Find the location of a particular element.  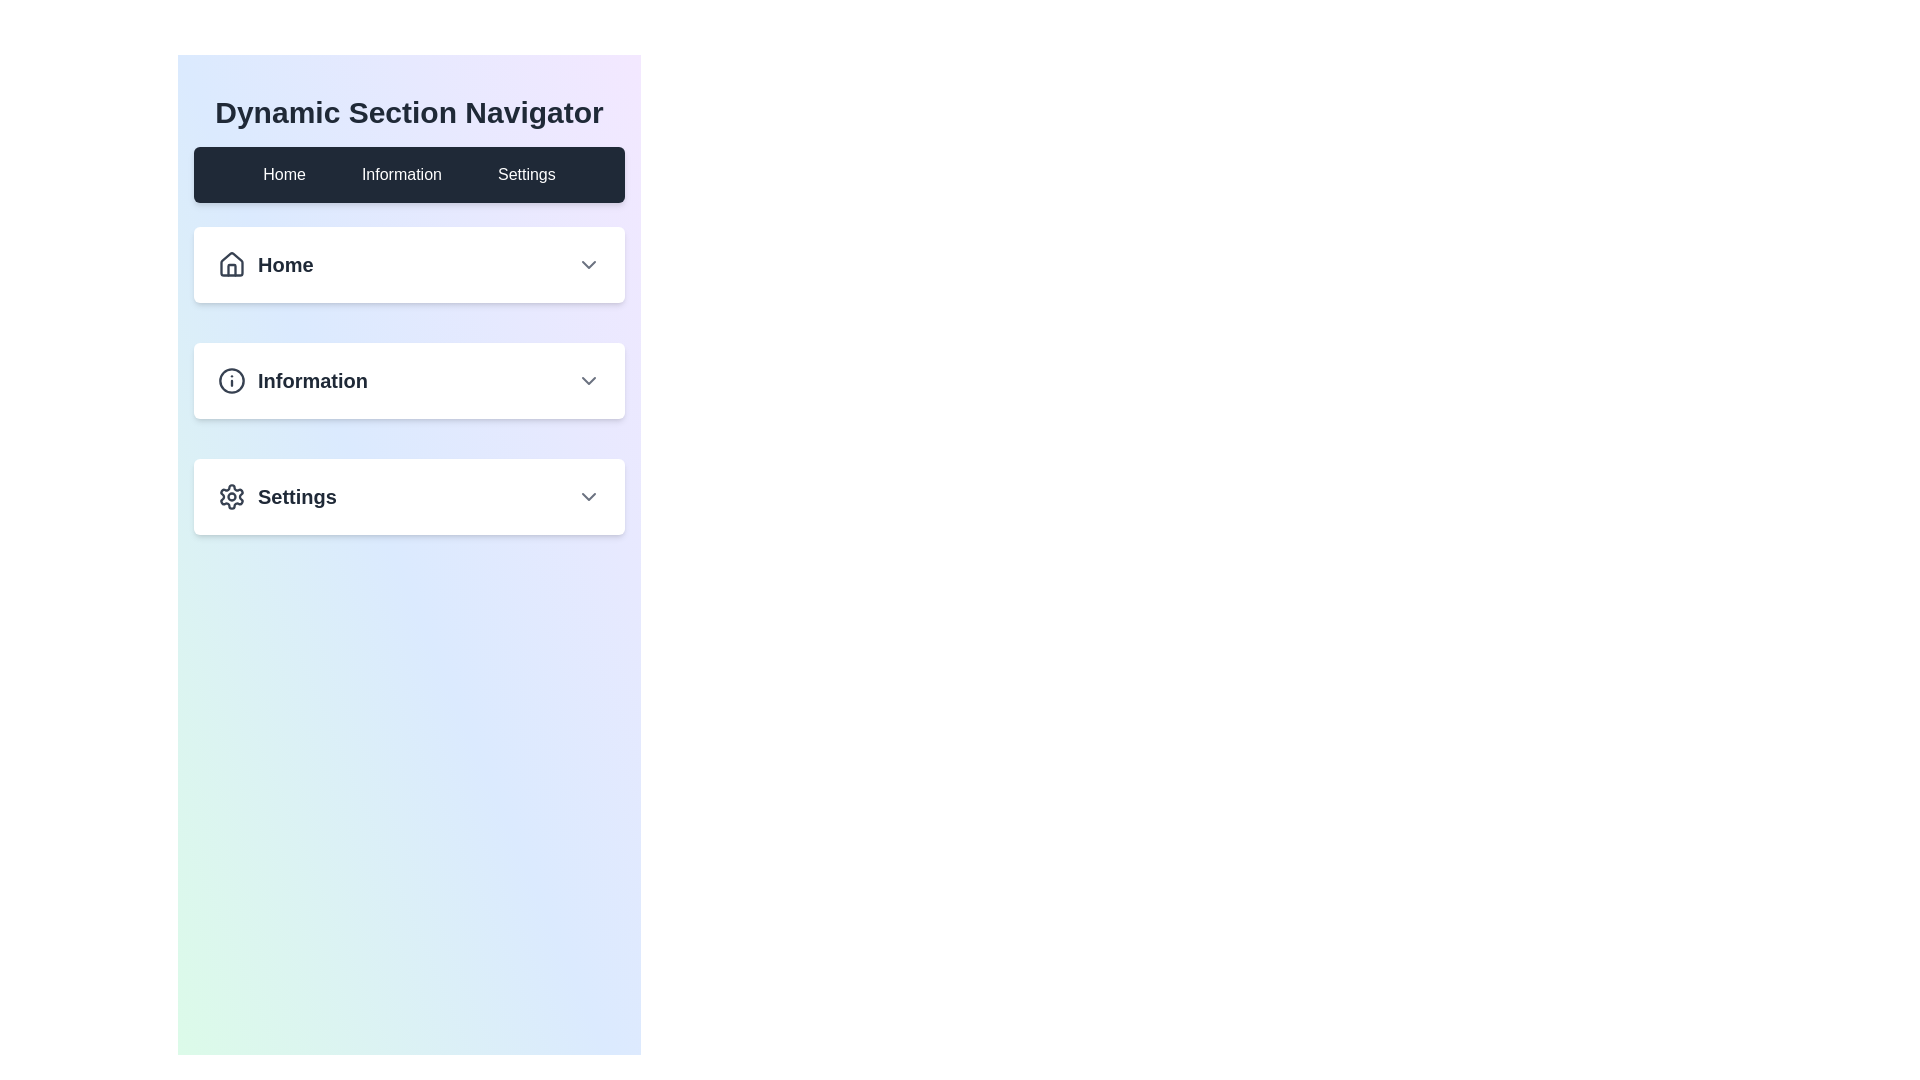

the 'Settings' menu item with icon and label located in the bottom section under 'Dynamic Section Navigator' for accessibility navigation is located at coordinates (276, 496).